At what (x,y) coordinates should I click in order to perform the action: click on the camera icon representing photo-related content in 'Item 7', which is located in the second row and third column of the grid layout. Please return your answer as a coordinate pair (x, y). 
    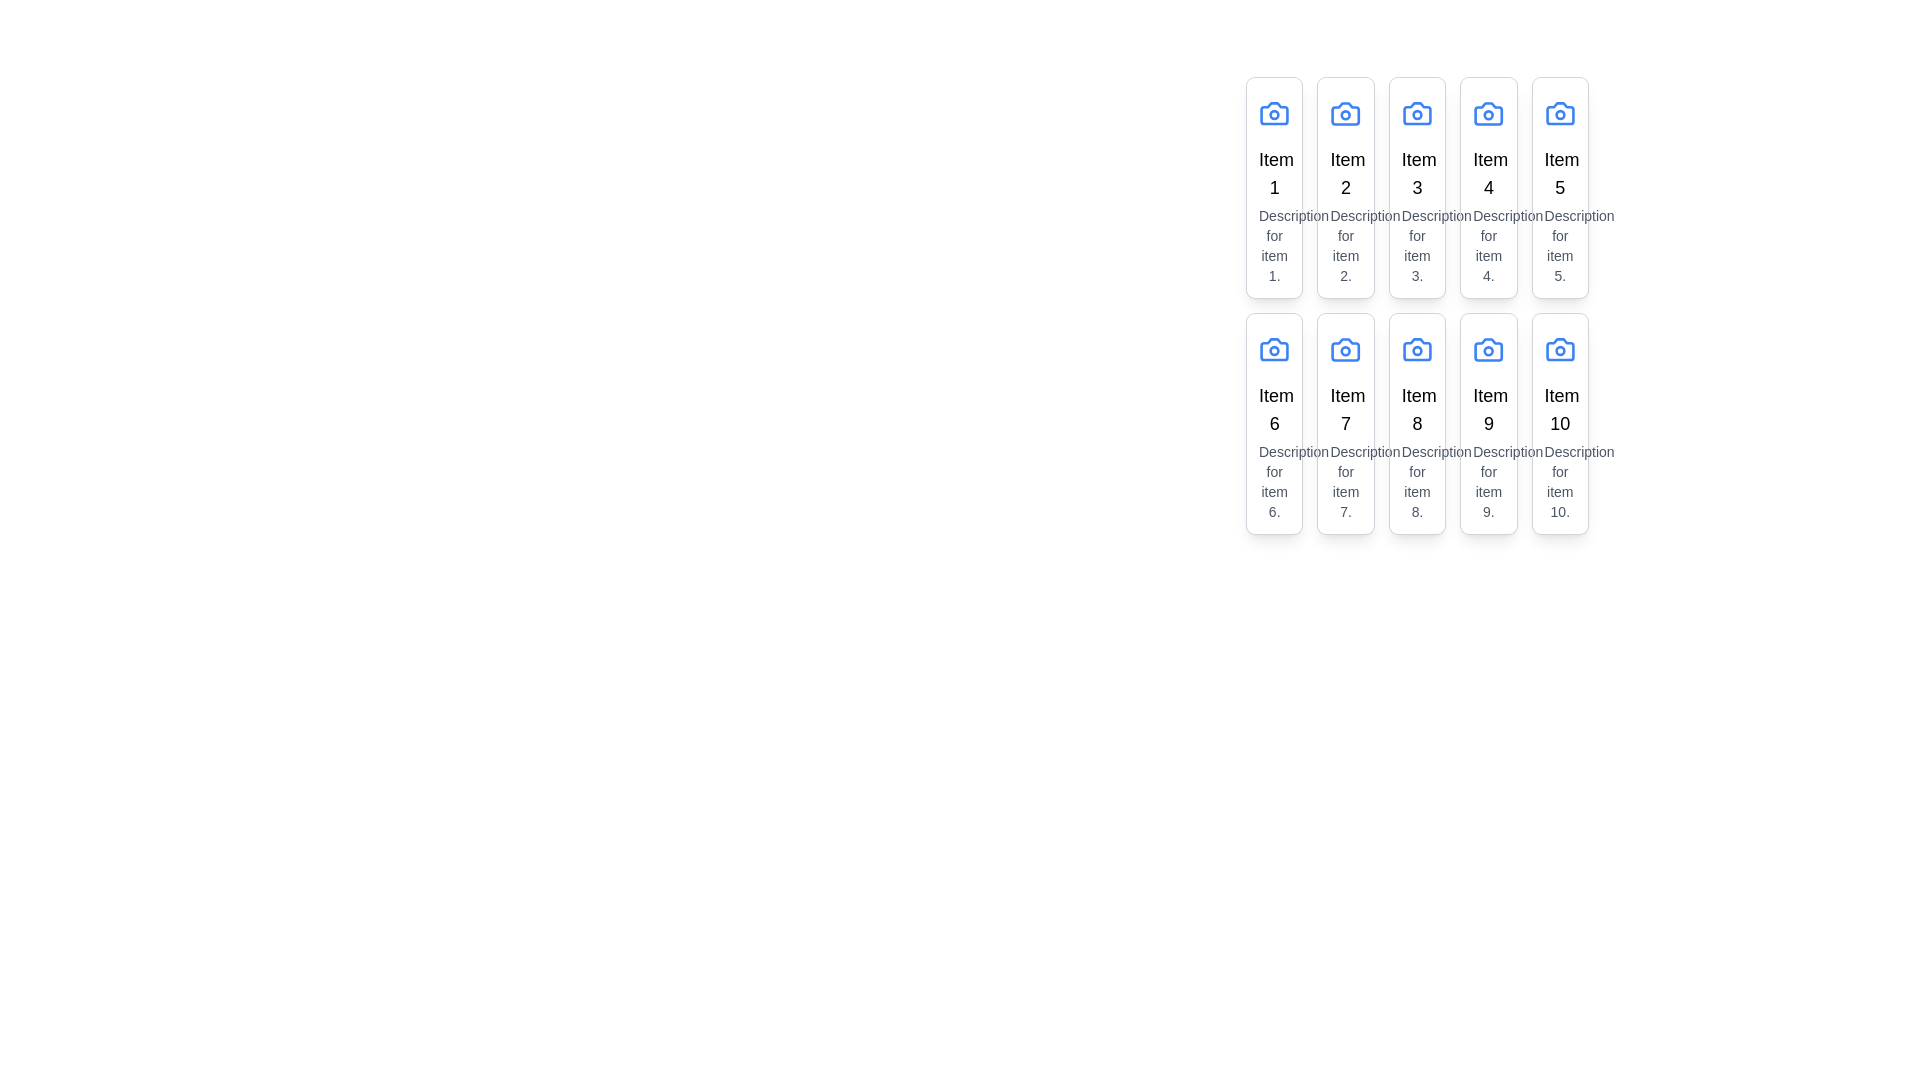
    Looking at the image, I should click on (1346, 349).